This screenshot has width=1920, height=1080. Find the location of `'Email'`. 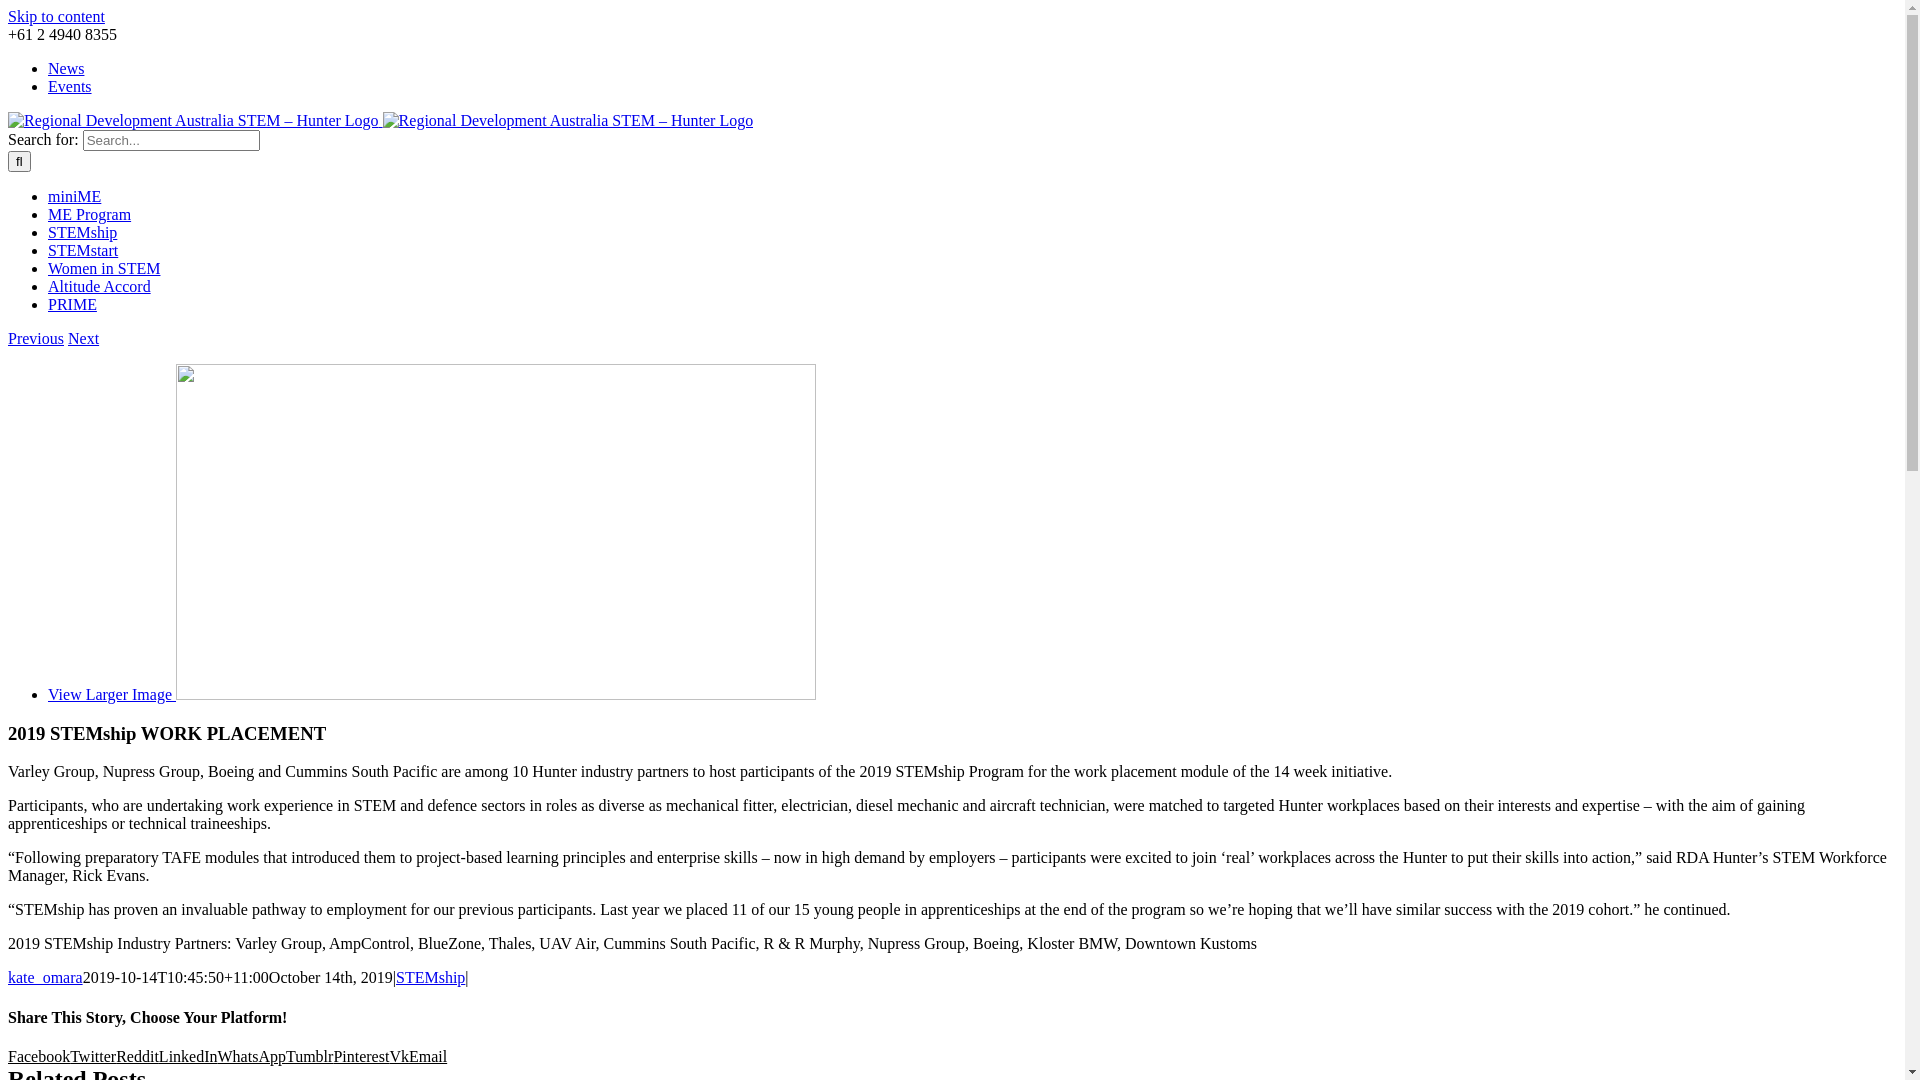

'Email' is located at coordinates (426, 1055).